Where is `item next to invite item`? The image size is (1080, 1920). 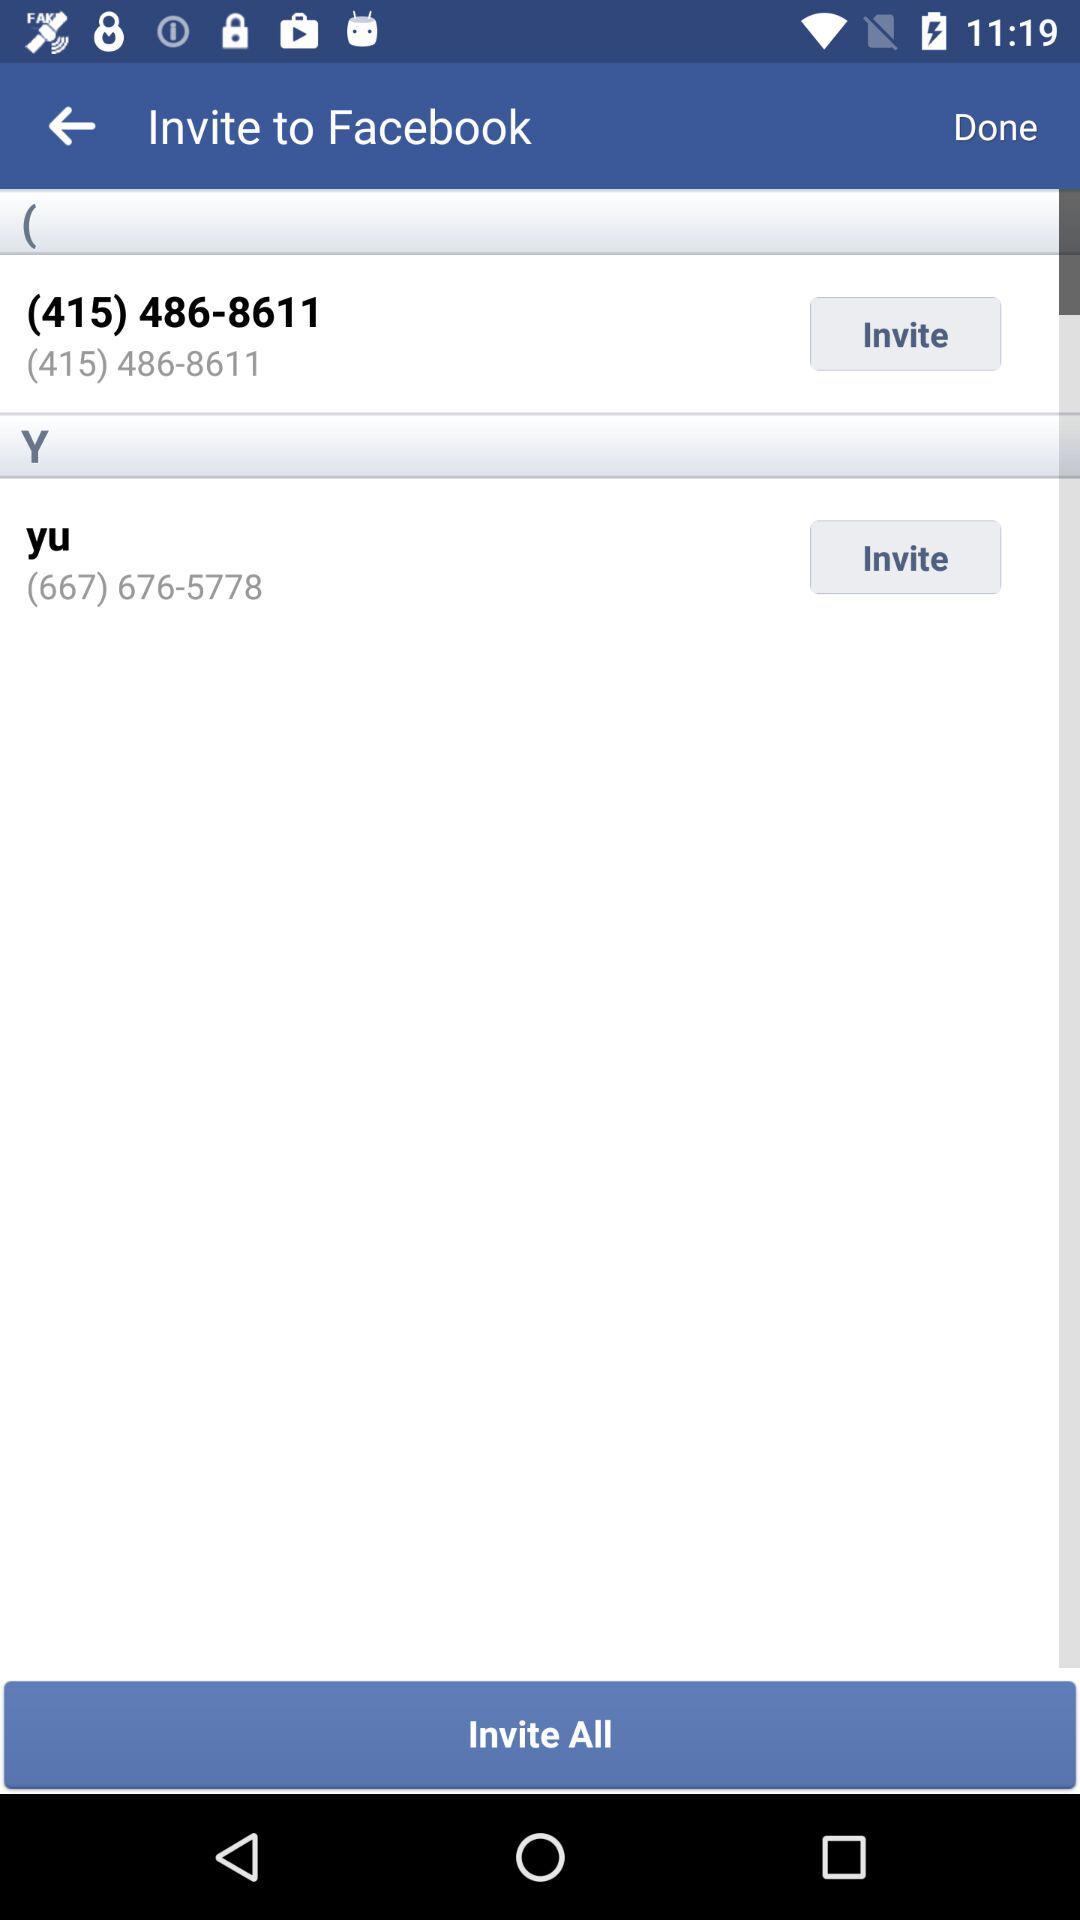 item next to invite item is located at coordinates (47, 533).